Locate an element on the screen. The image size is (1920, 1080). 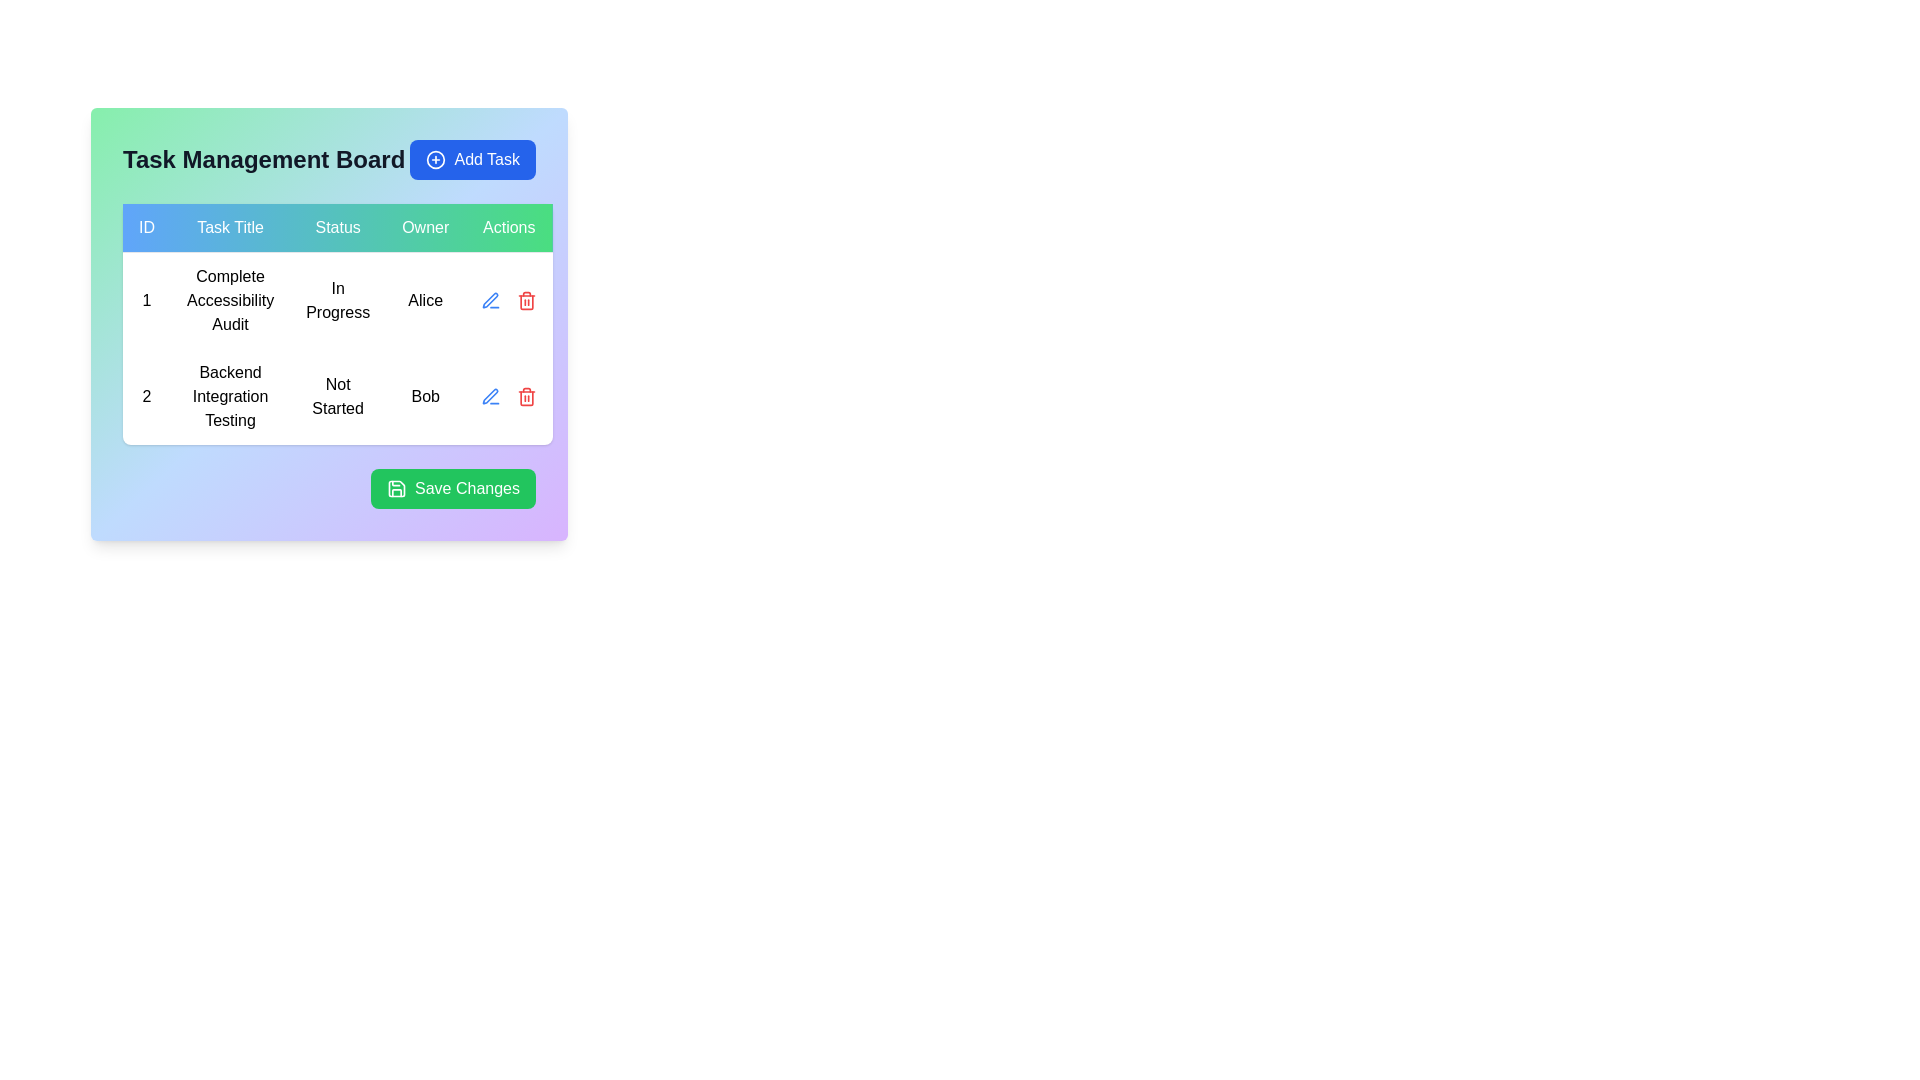
the edit button icon located in the 'Actions' column of the first row in the task management table is located at coordinates (491, 300).